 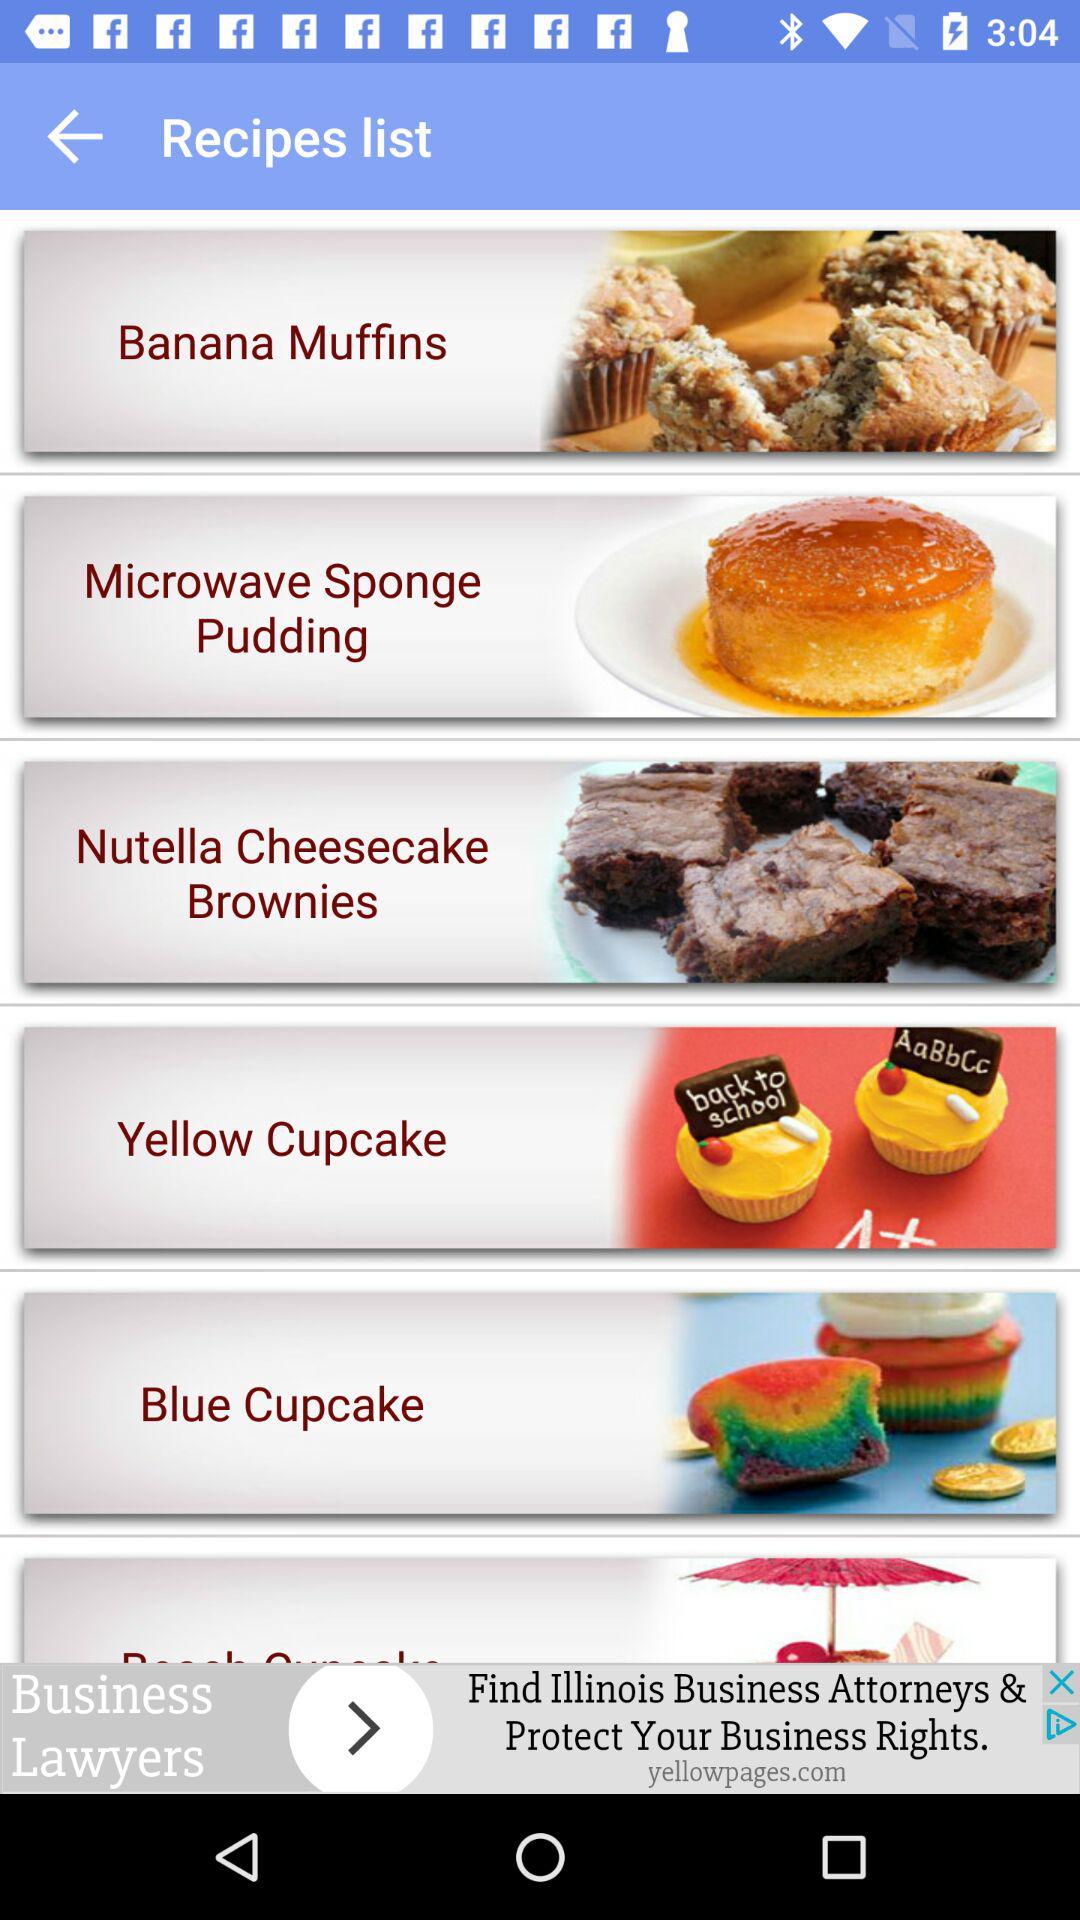 What do you see at coordinates (73, 135) in the screenshot?
I see `go back` at bounding box center [73, 135].